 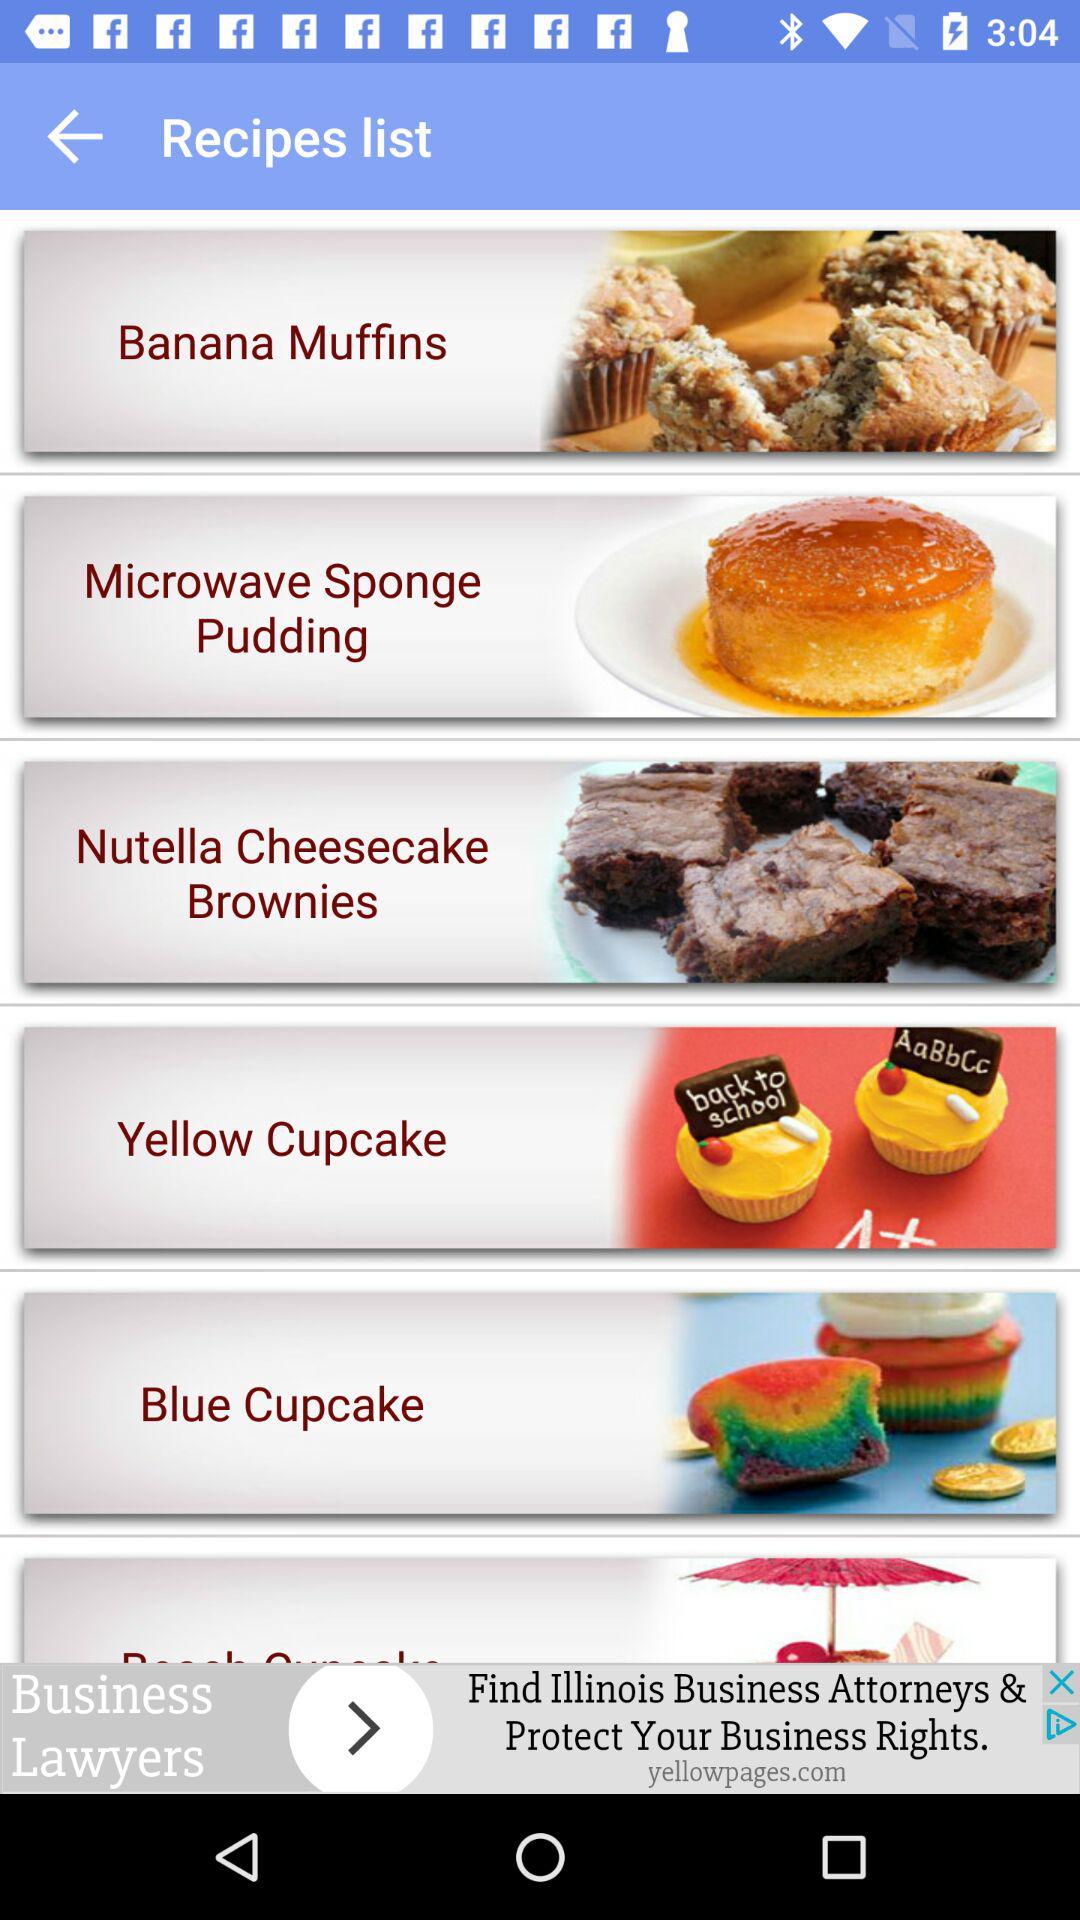 What do you see at coordinates (73, 135) in the screenshot?
I see `go back` at bounding box center [73, 135].